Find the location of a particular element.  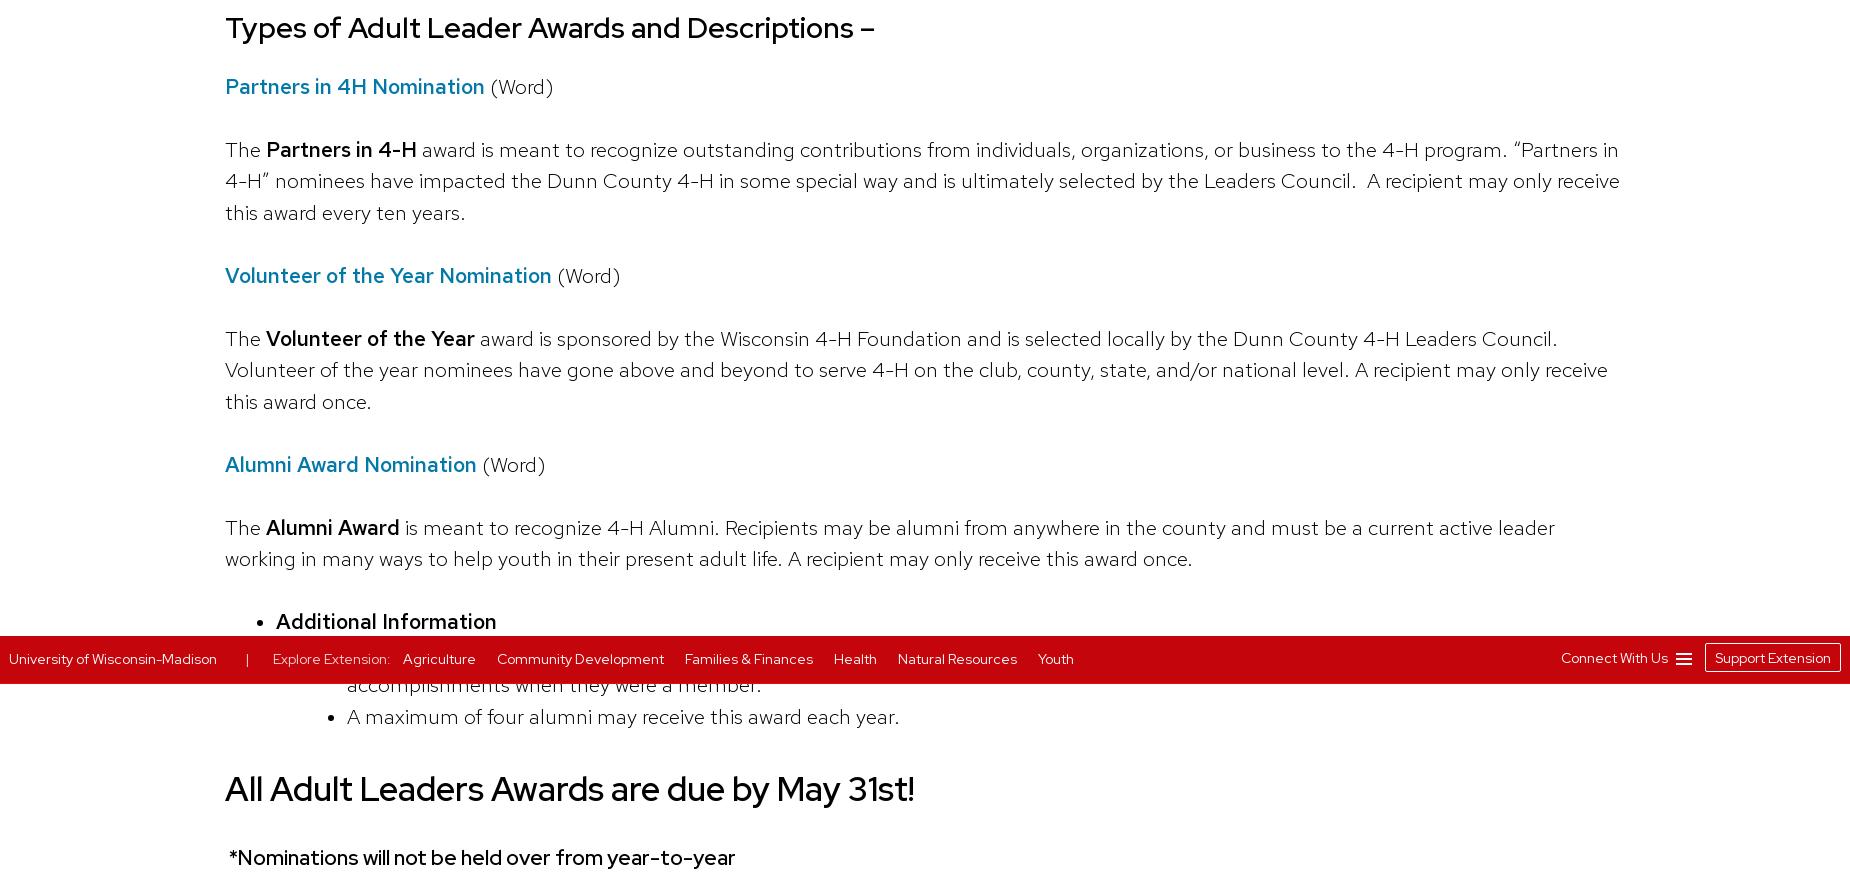

'Cookie Notice' is located at coordinates (95, 160).